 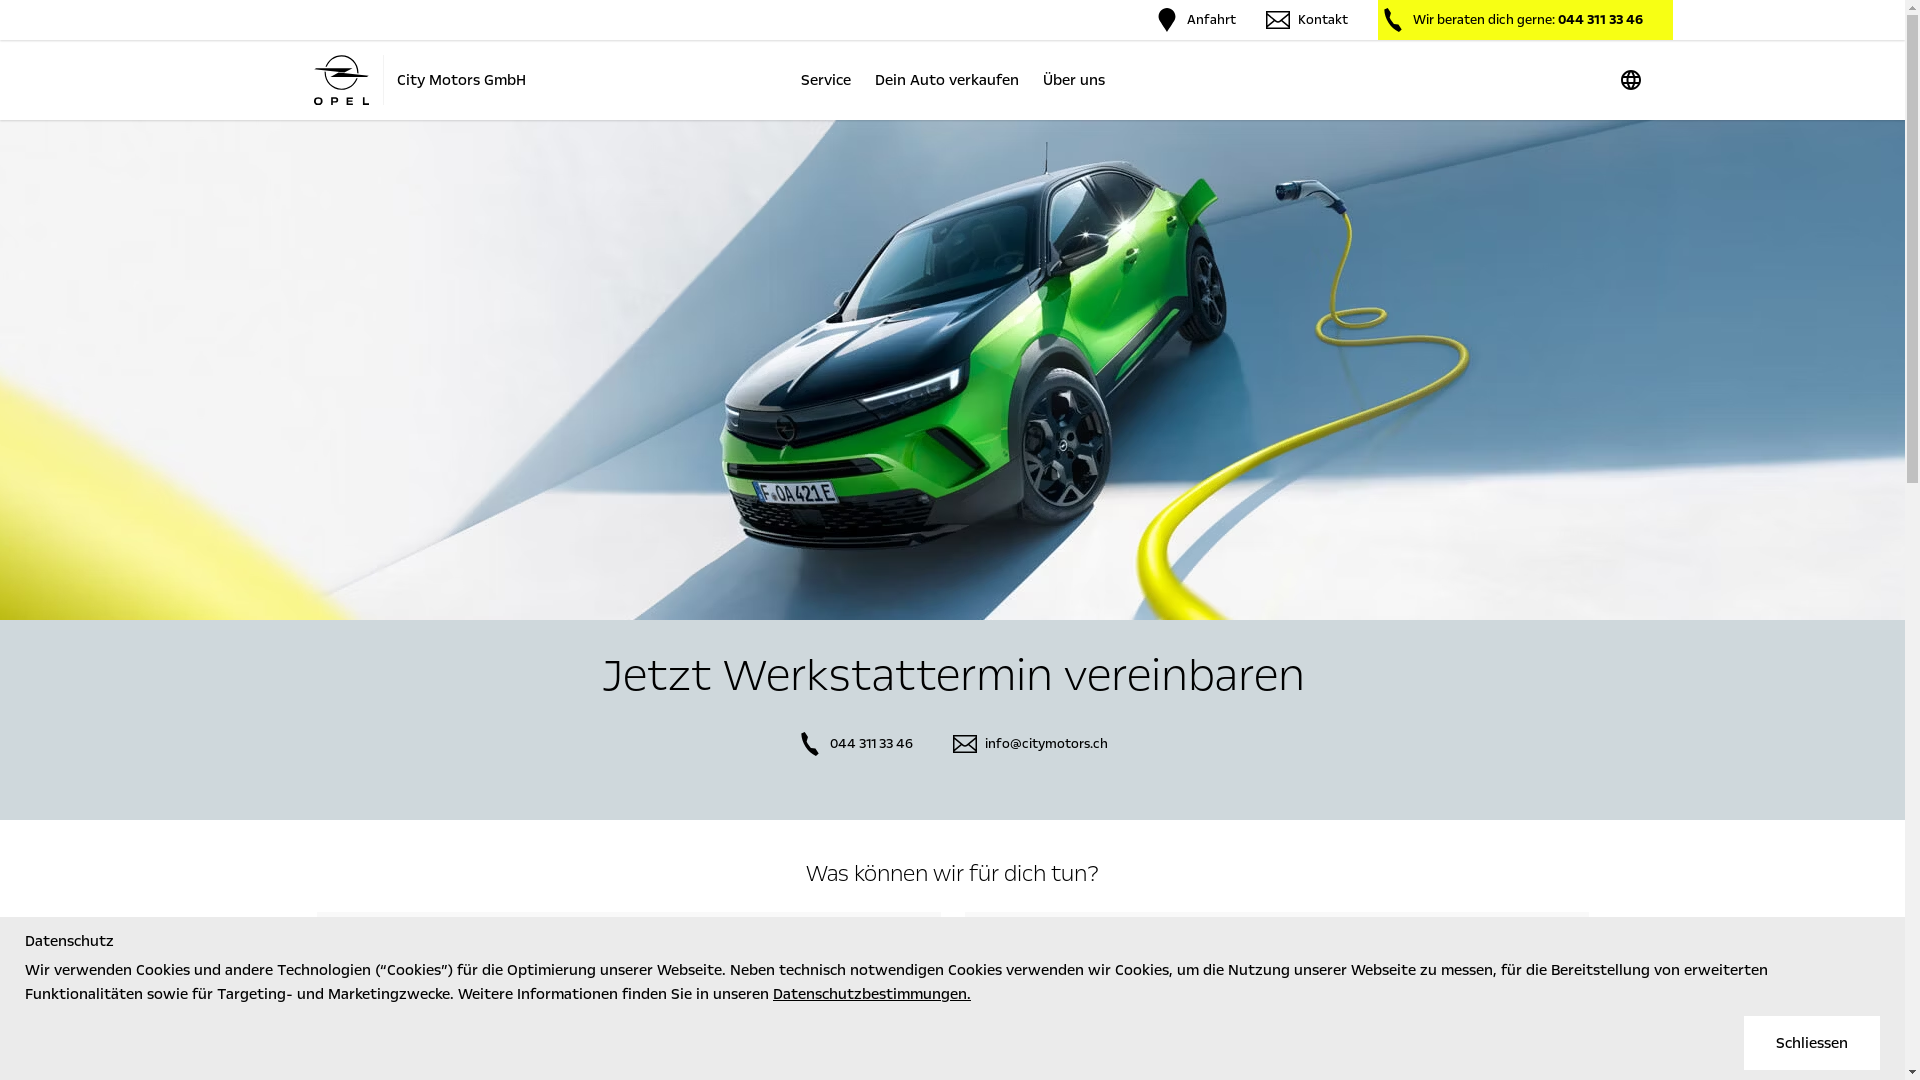 What do you see at coordinates (1376, 19) in the screenshot?
I see `'Wir beraten dich gerne:` at bounding box center [1376, 19].